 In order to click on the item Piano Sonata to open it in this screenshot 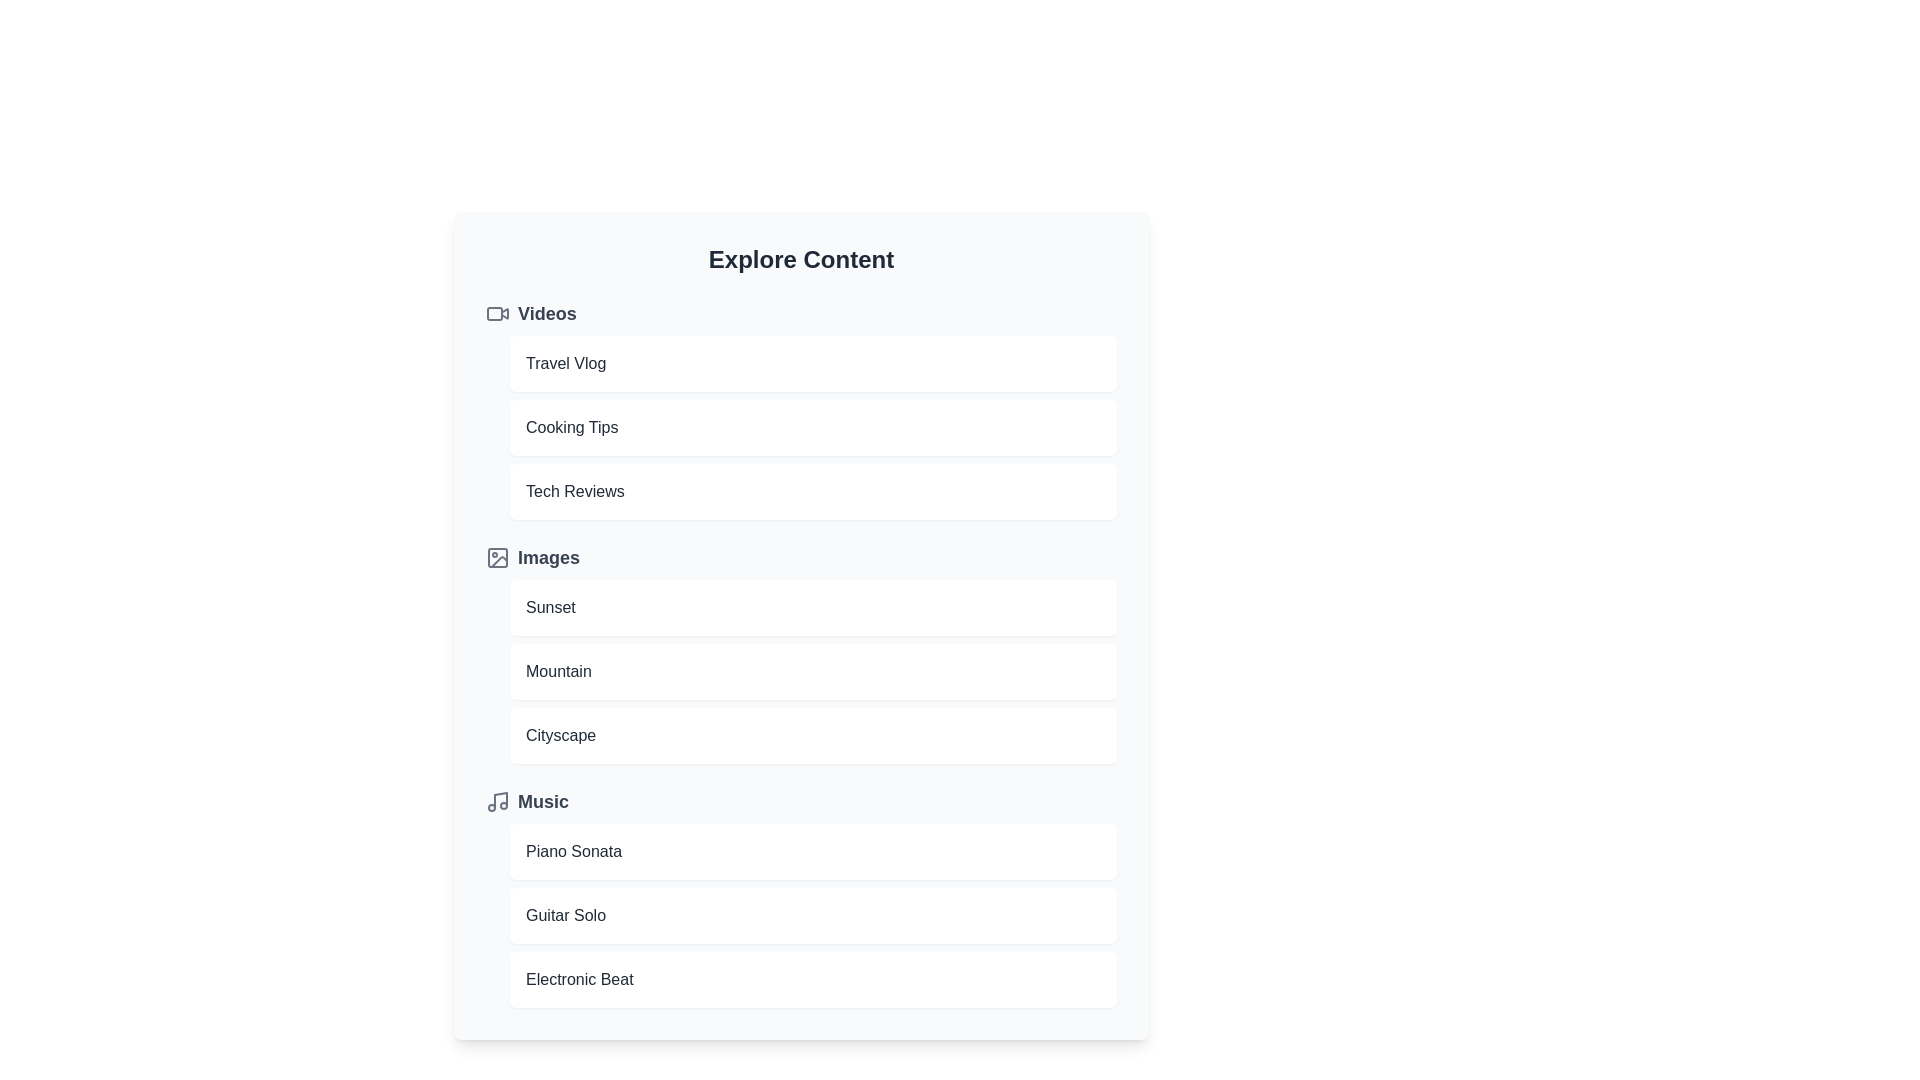, I will do `click(813, 852)`.